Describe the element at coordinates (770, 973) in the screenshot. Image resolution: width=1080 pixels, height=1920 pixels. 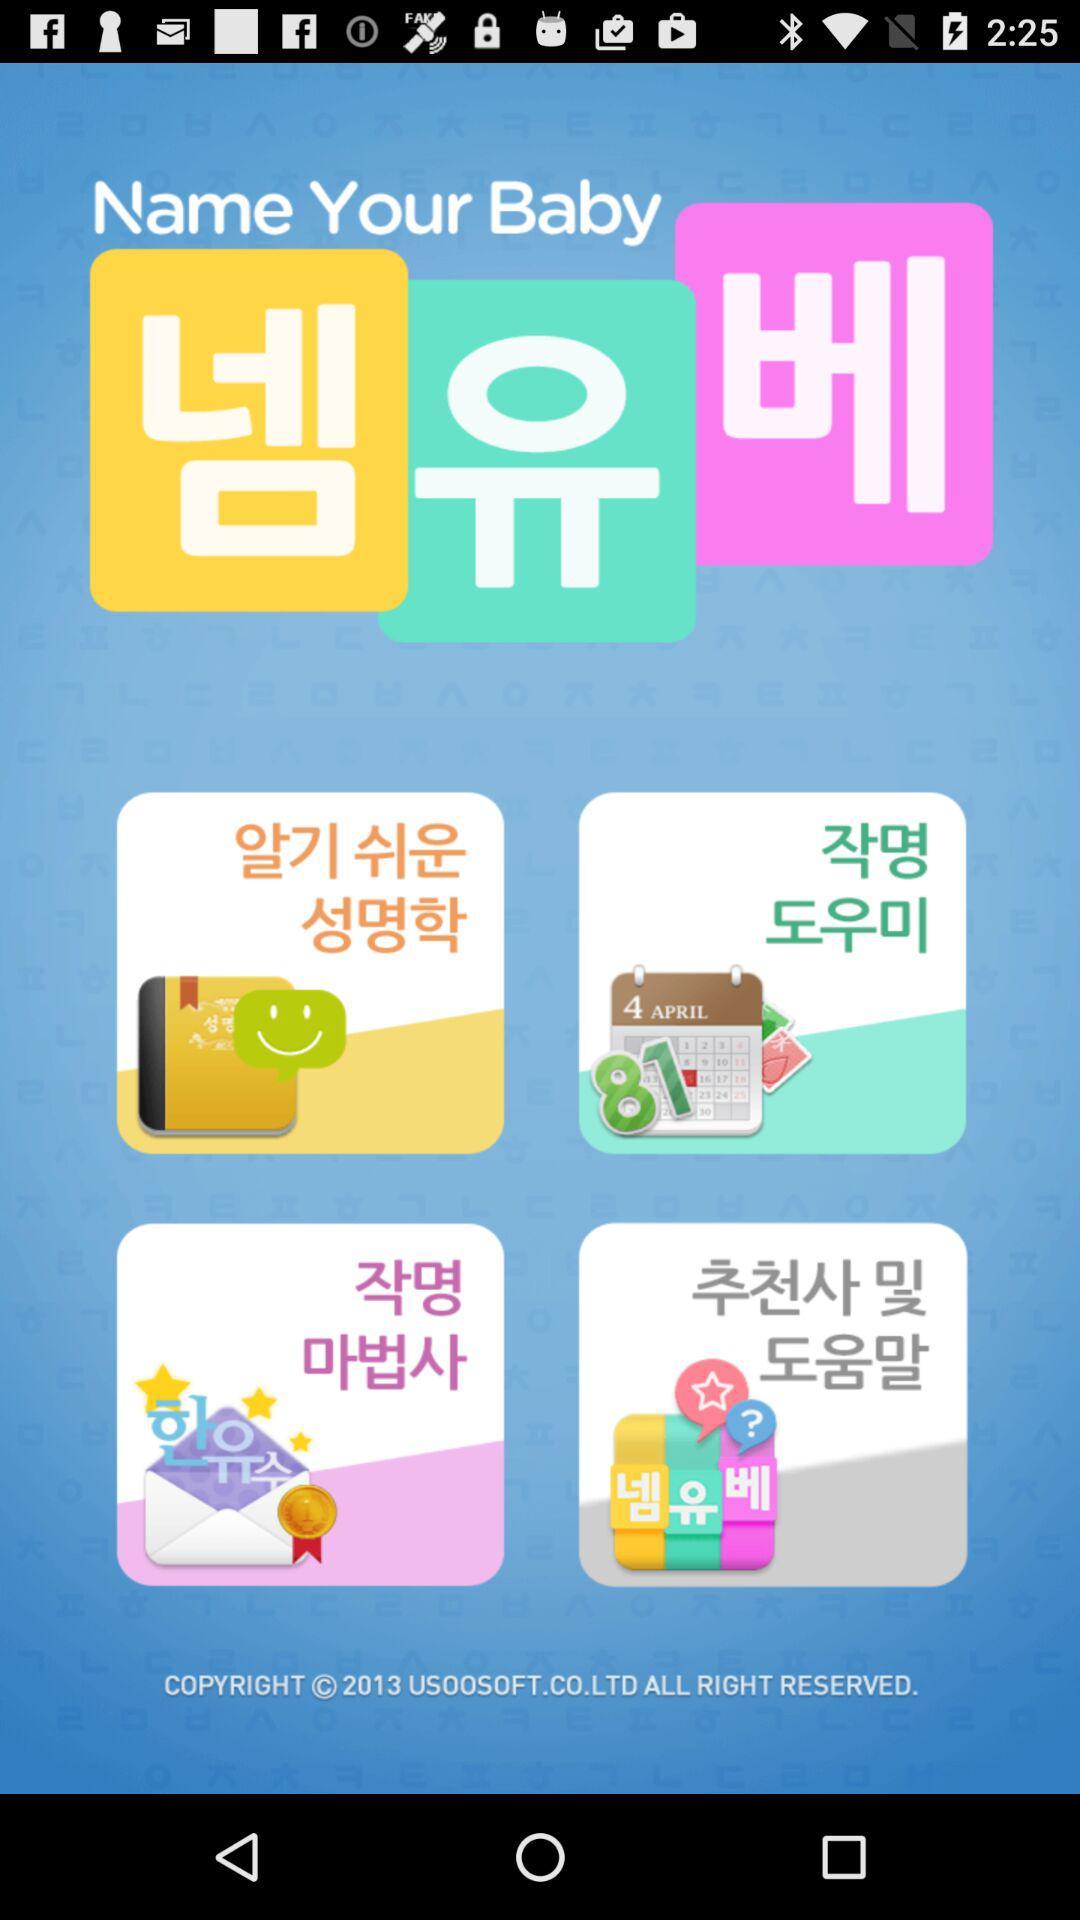
I see `calender app` at that location.